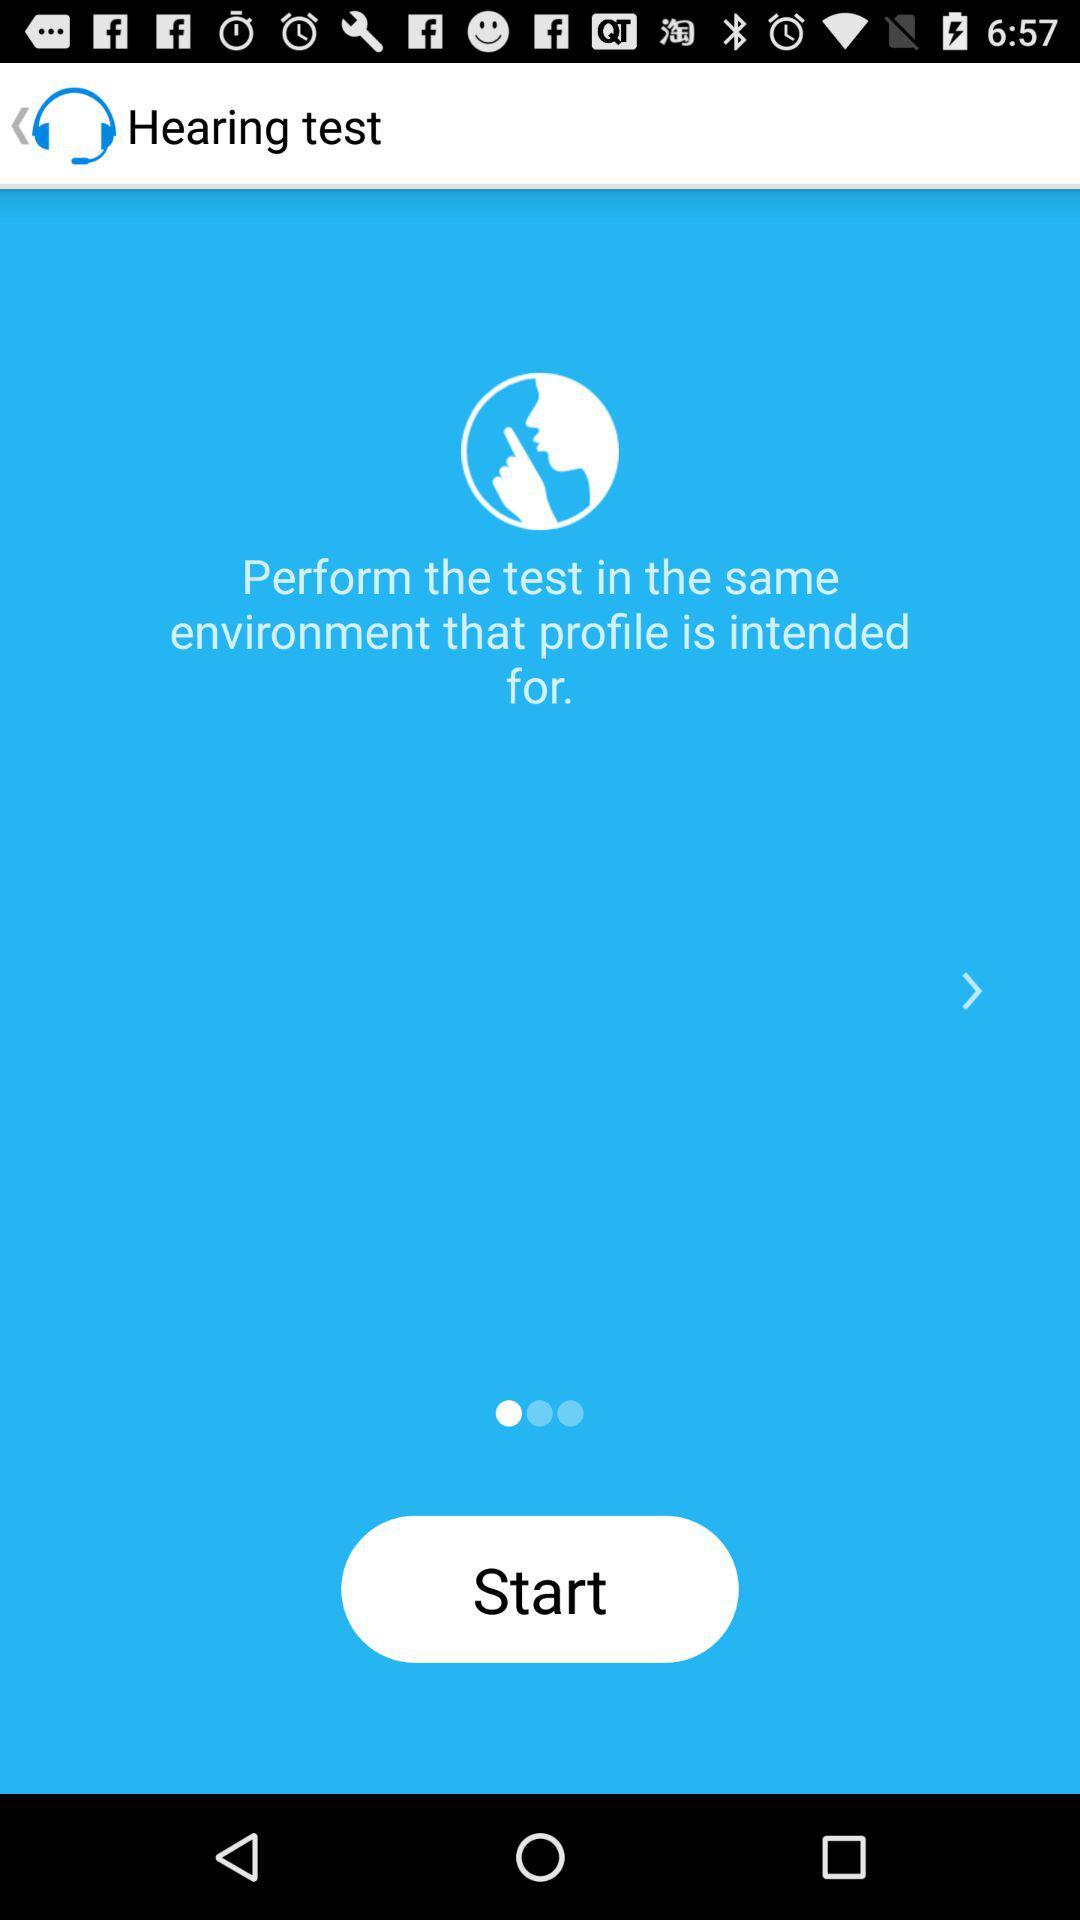 The height and width of the screenshot is (1920, 1080). I want to click on next button, so click(971, 991).